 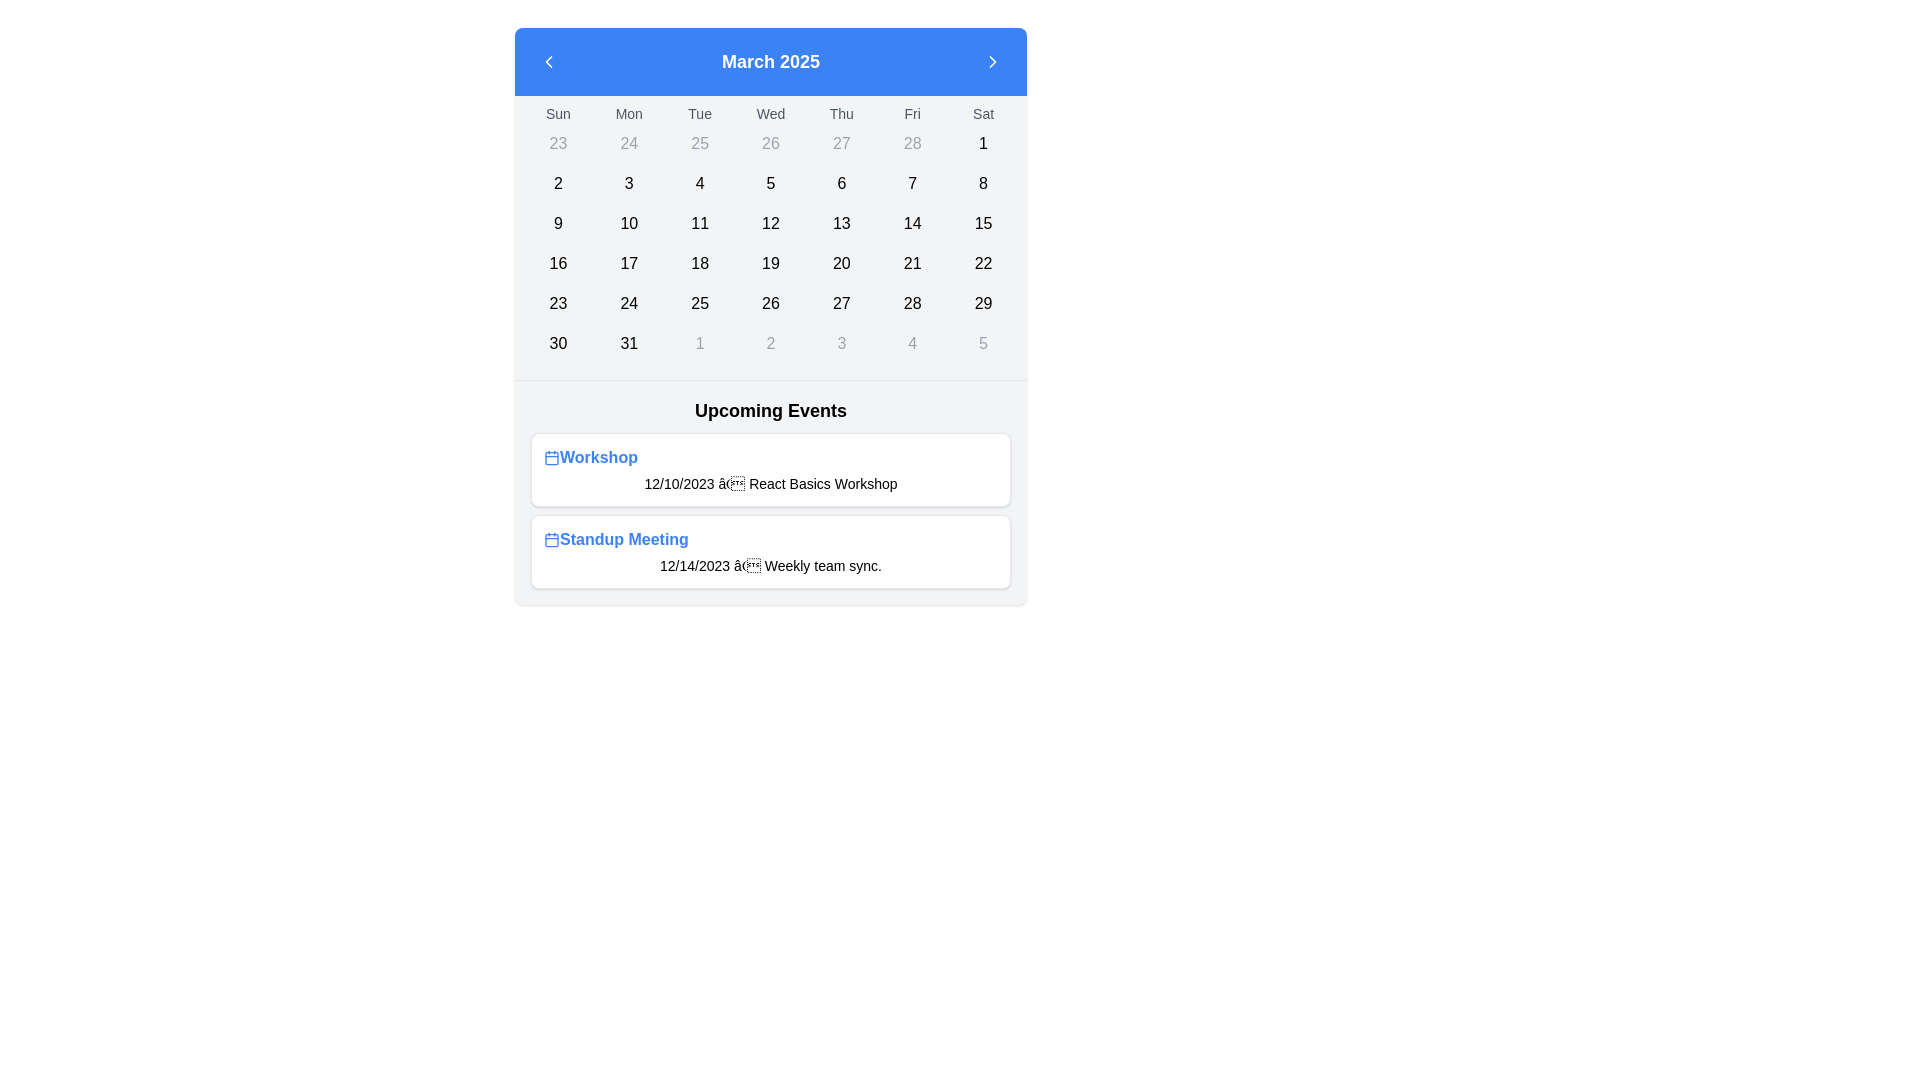 I want to click on the rounded rectangular button displaying the number '7' in the second row and sixth column of the grid calendar layout, so click(x=911, y=184).